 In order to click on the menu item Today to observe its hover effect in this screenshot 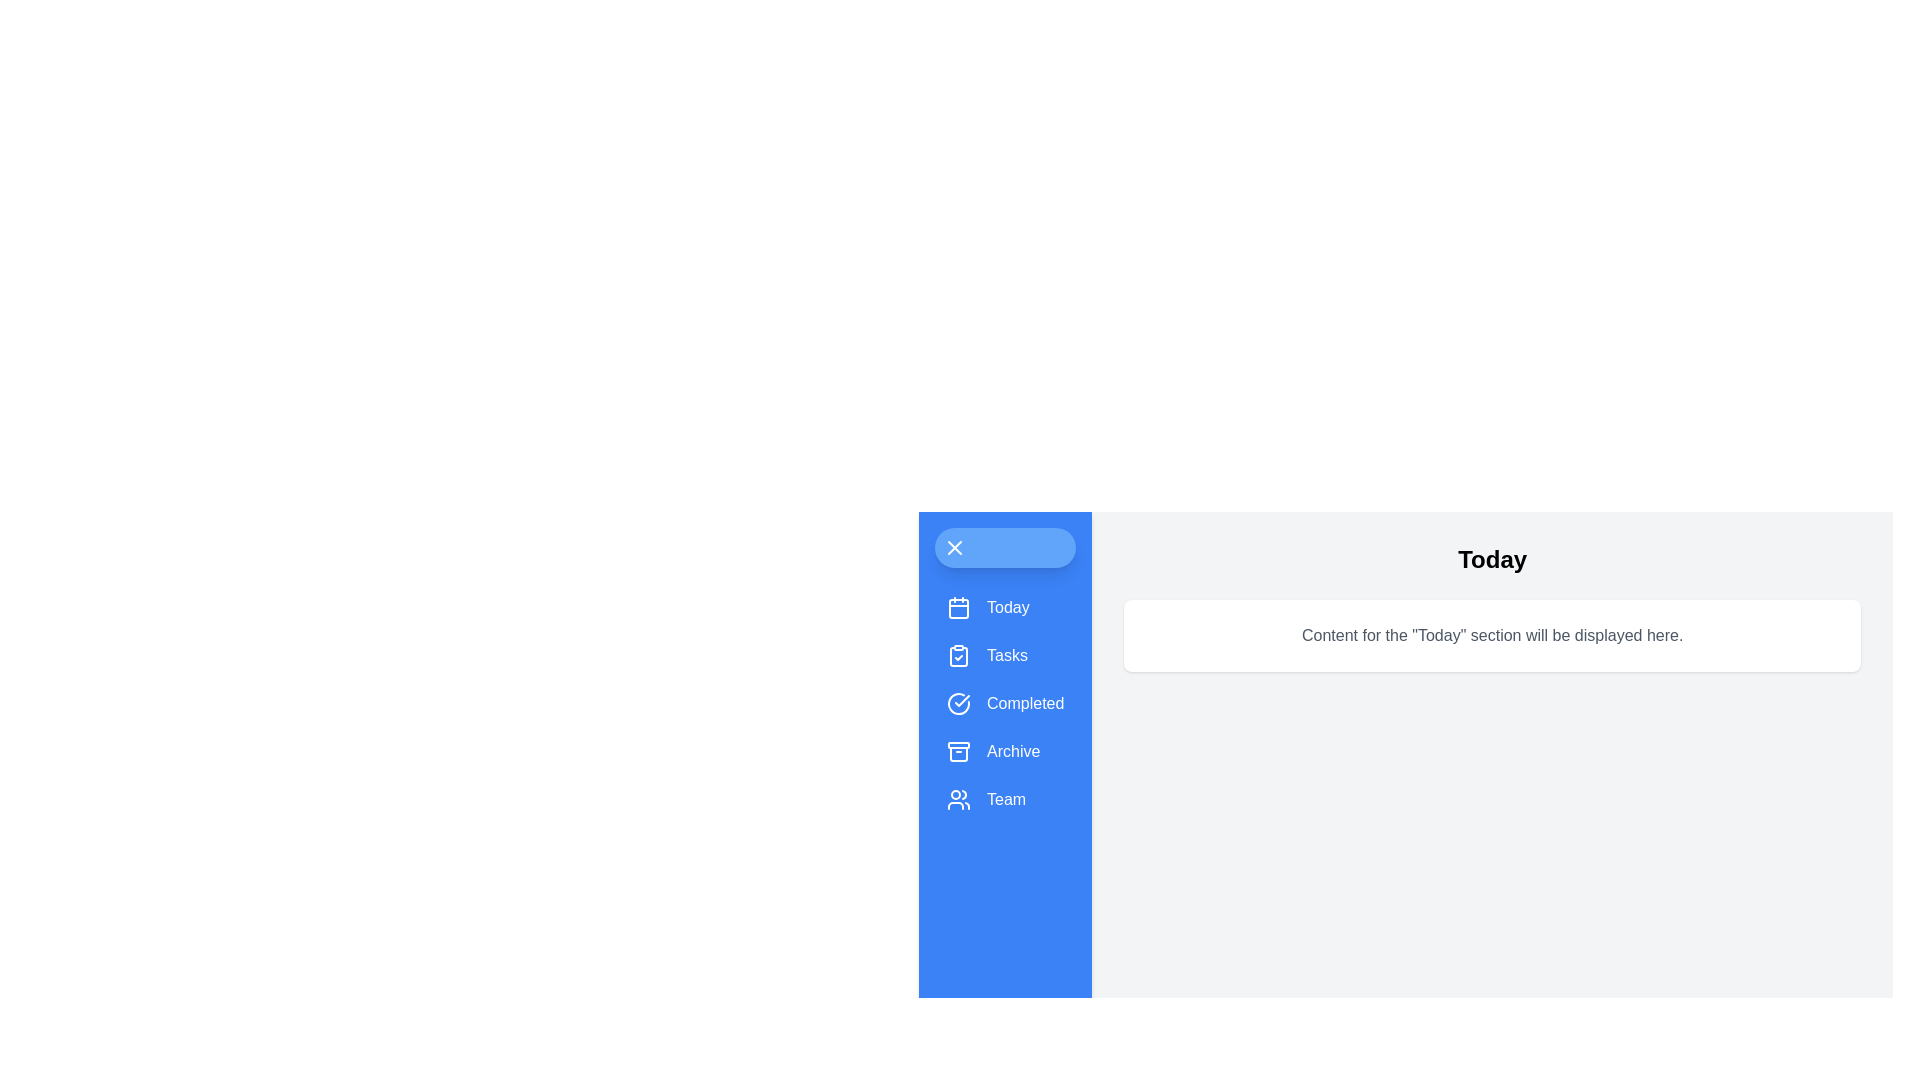, I will do `click(1005, 607)`.